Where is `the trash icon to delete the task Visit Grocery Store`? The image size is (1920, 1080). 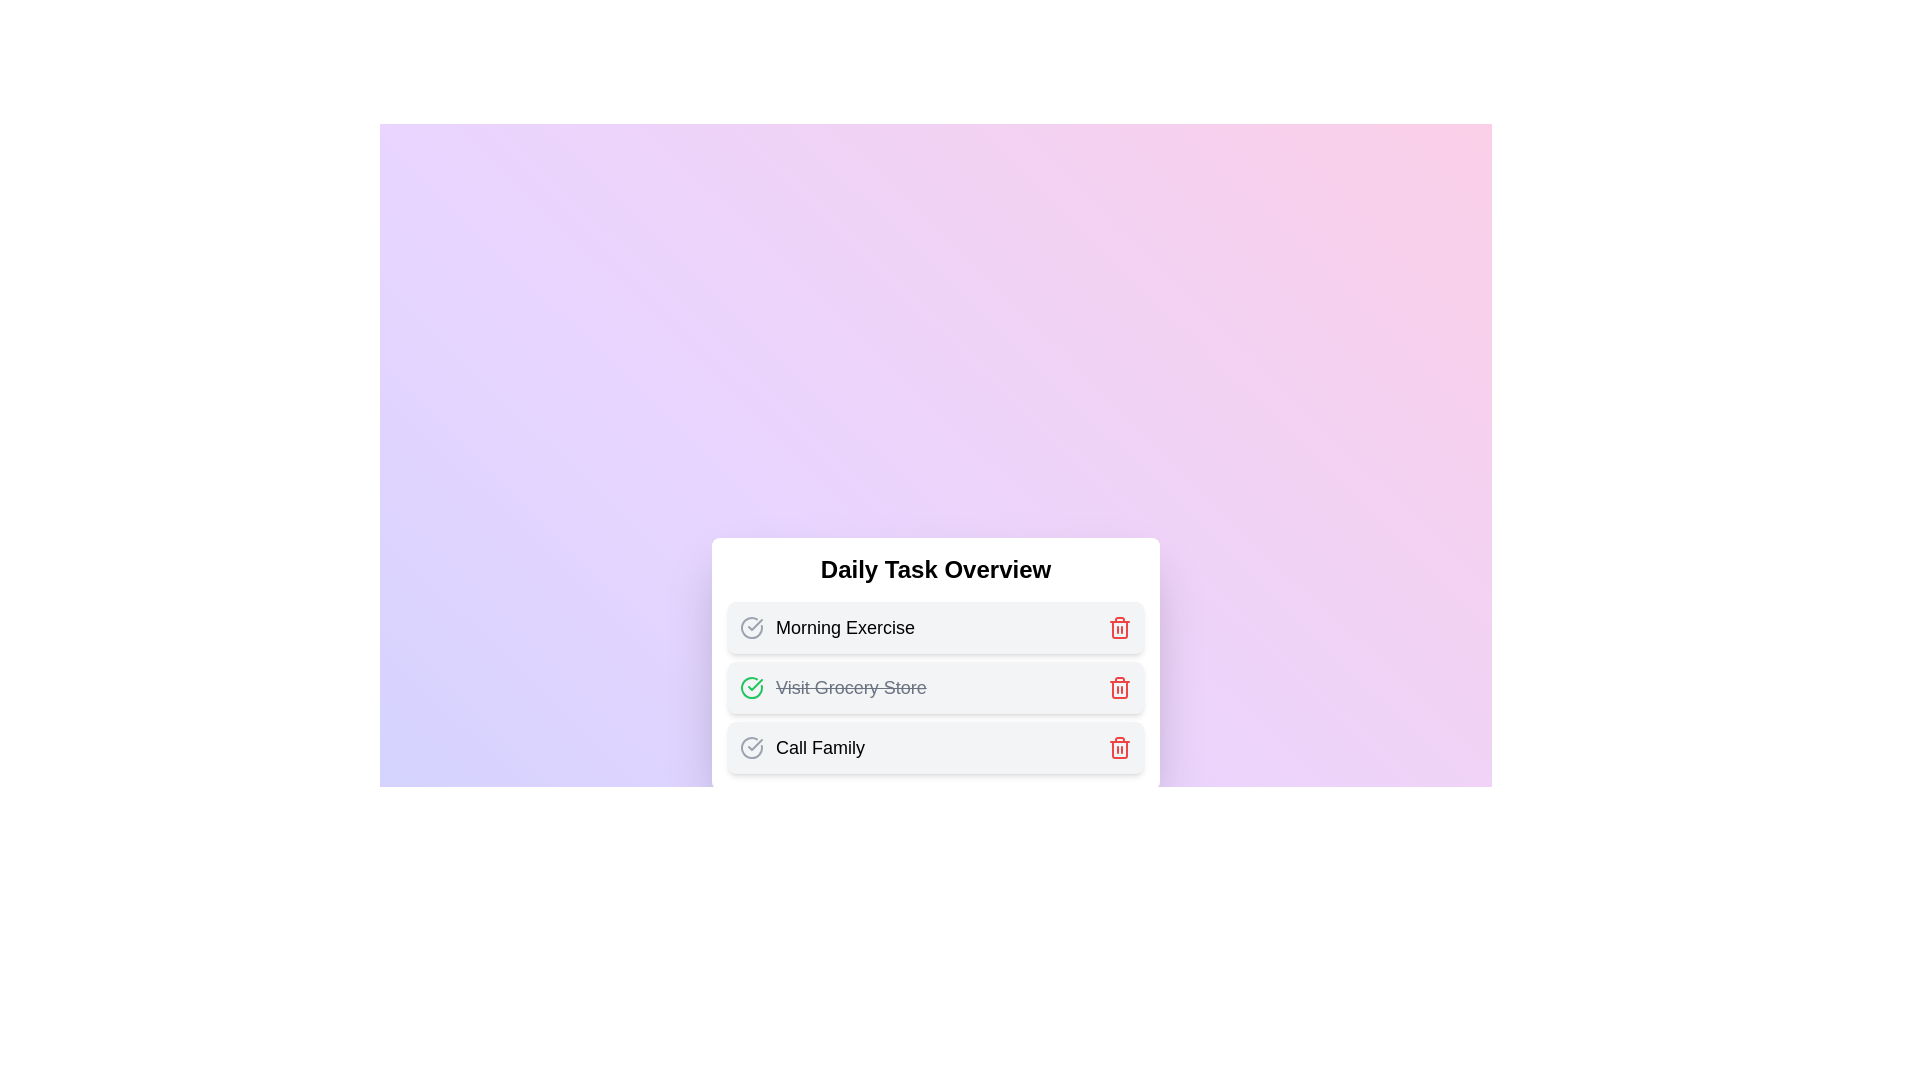 the trash icon to delete the task Visit Grocery Store is located at coordinates (1118, 686).